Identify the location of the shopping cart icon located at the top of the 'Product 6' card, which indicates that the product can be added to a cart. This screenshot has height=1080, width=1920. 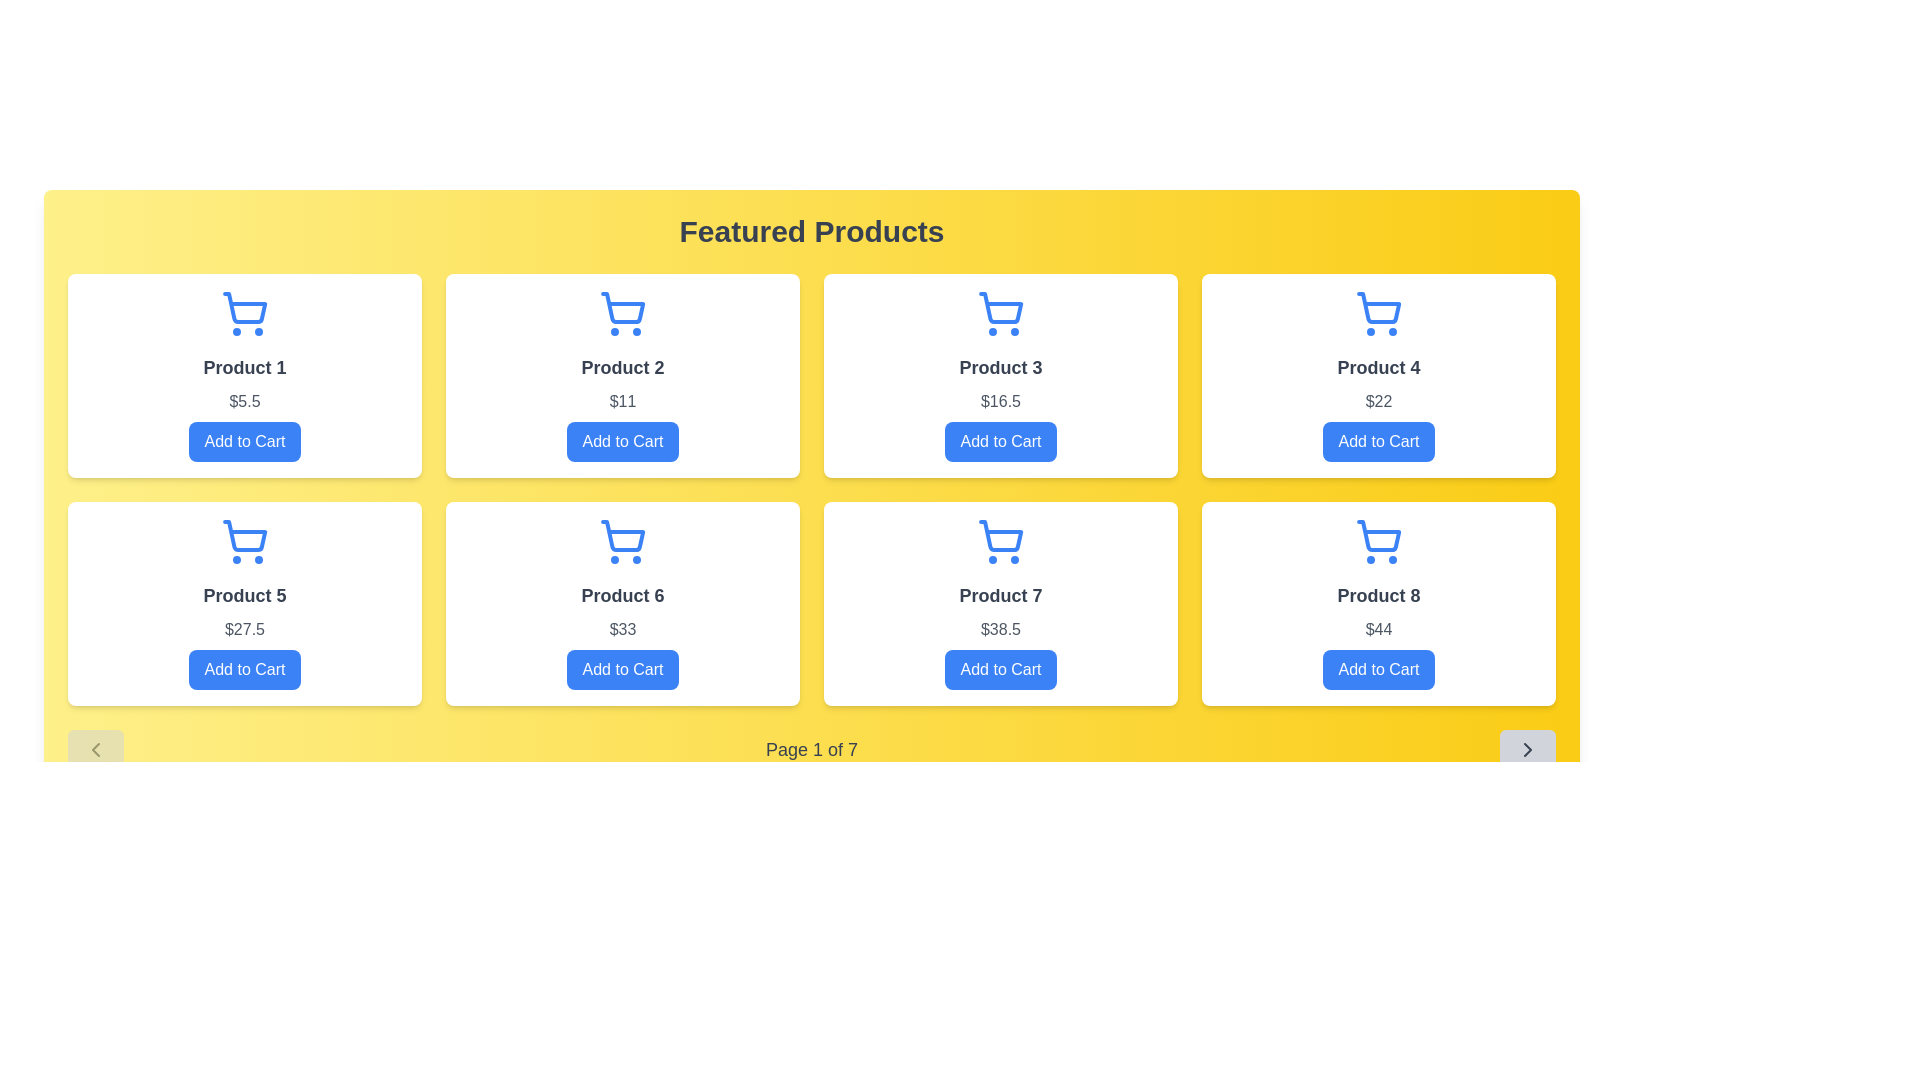
(622, 542).